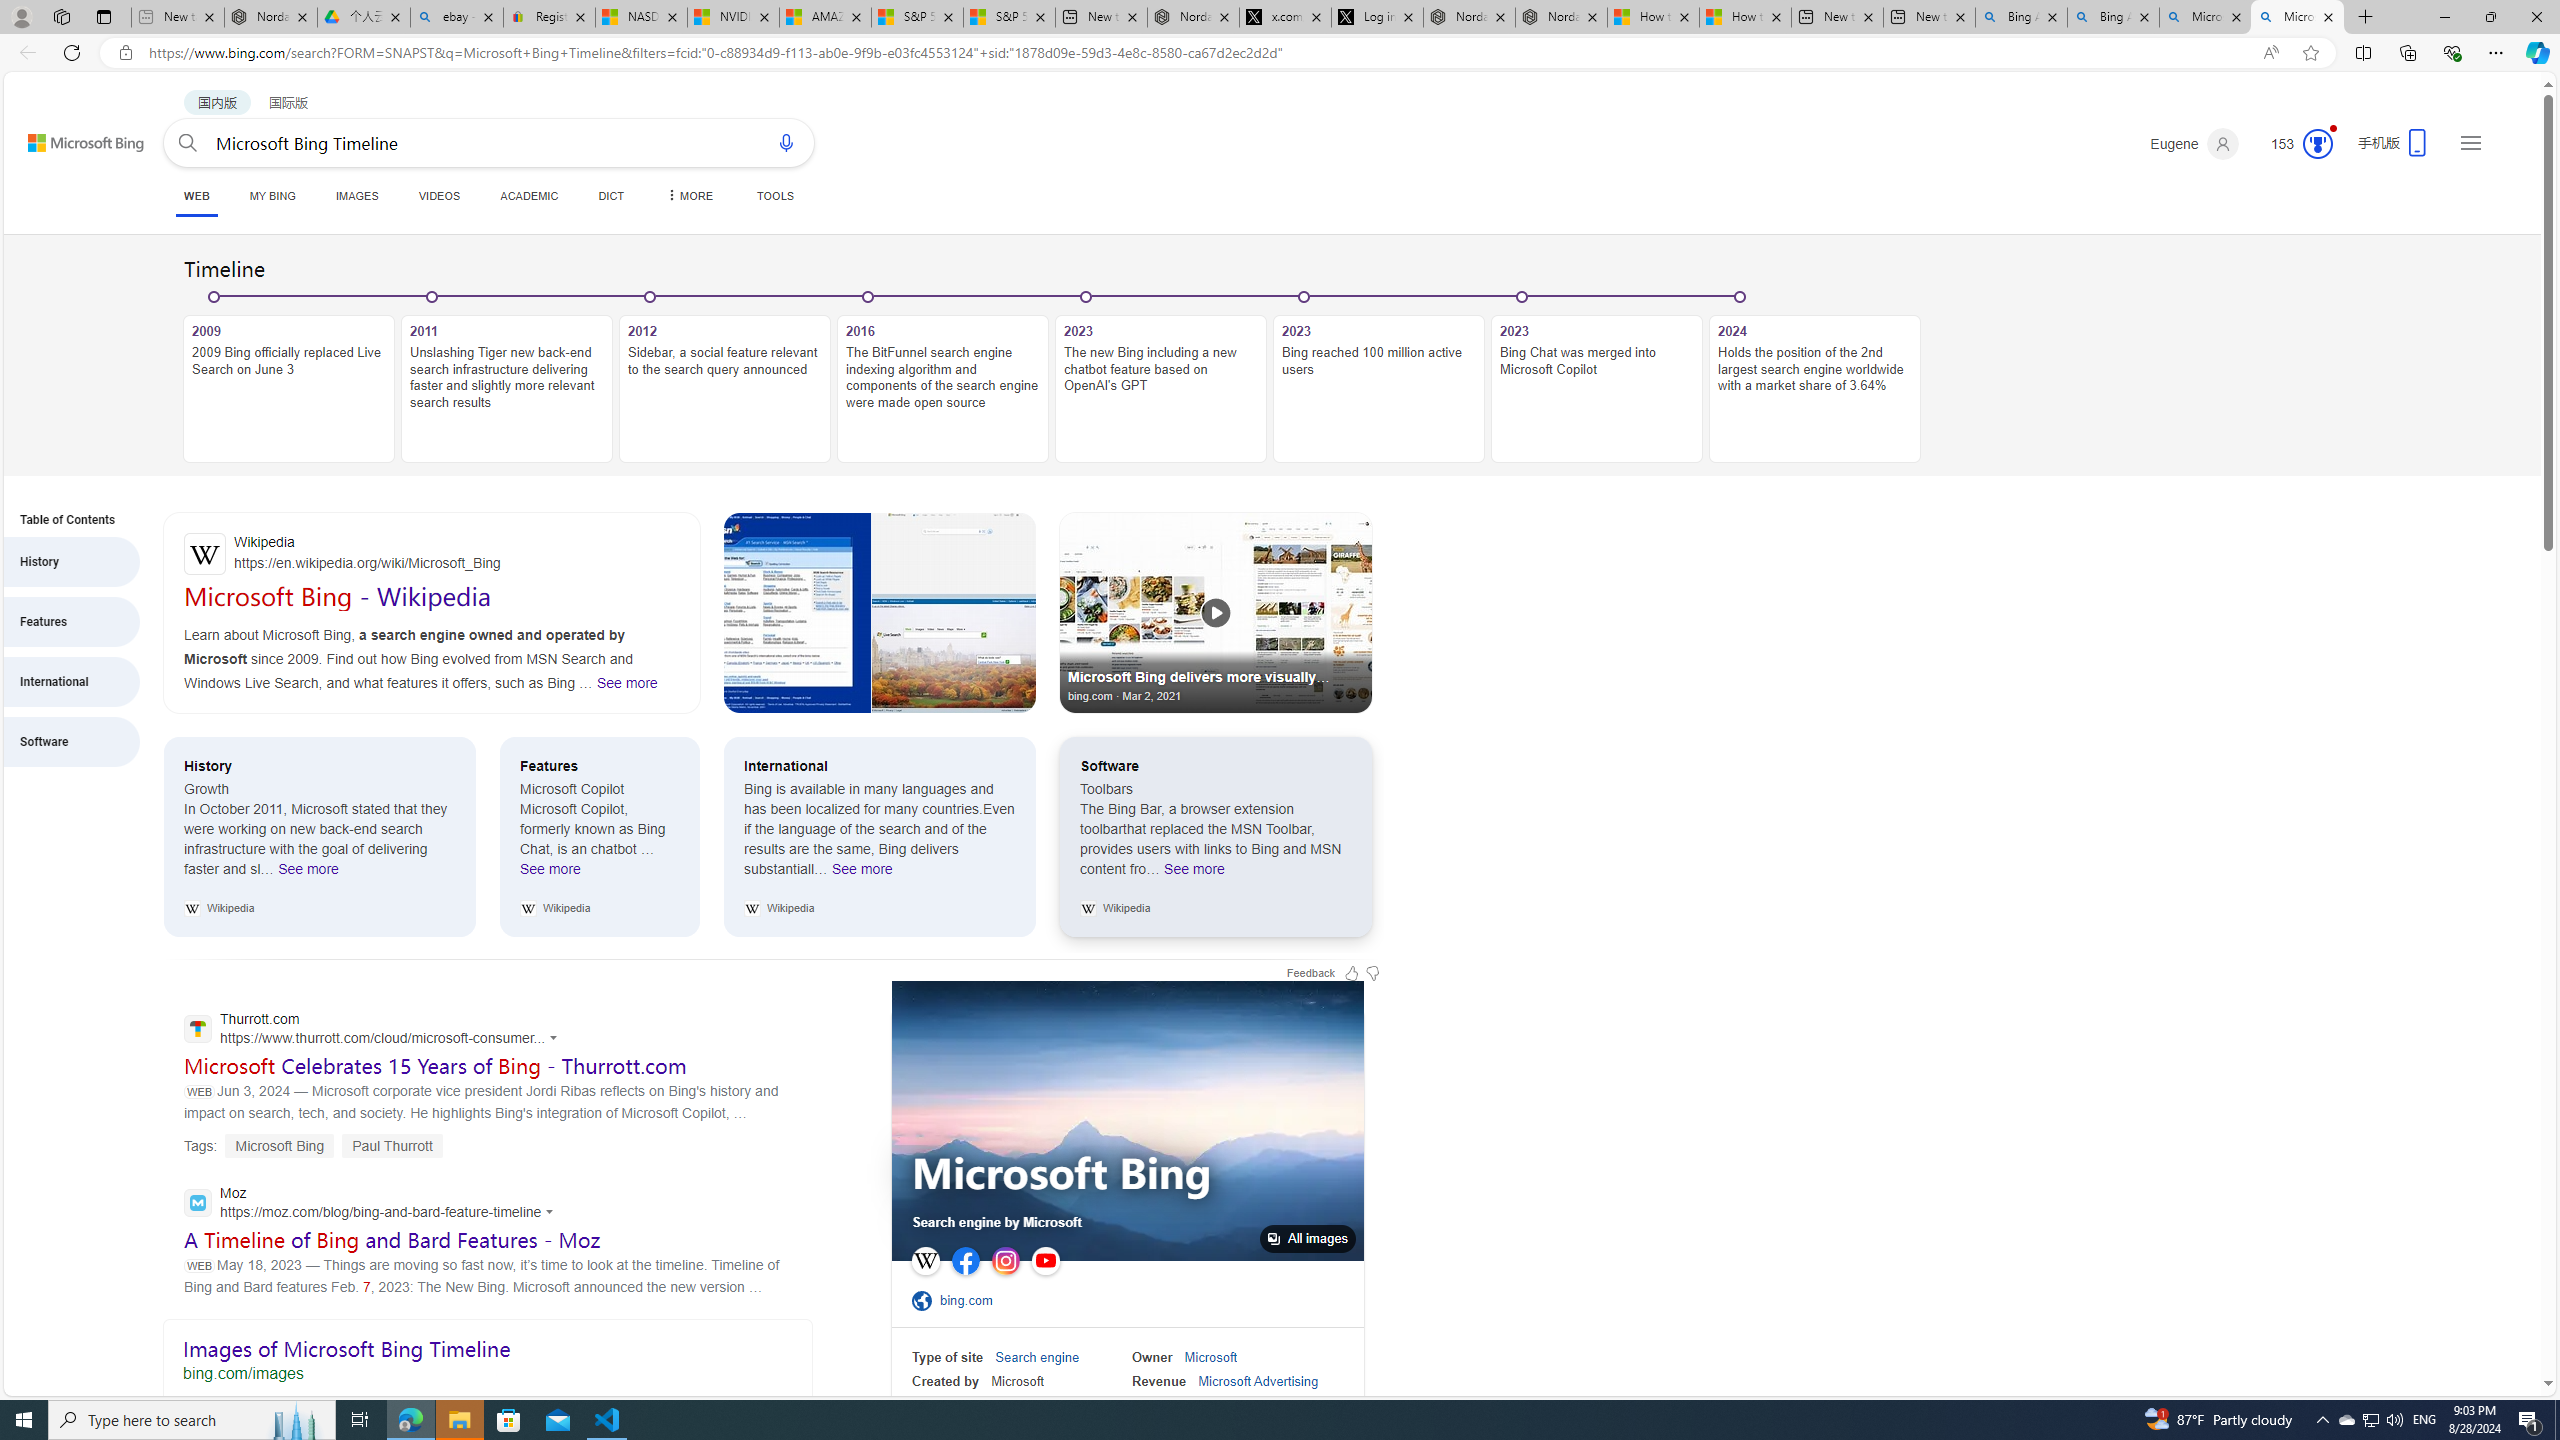 Image resolution: width=2560 pixels, height=1440 pixels. I want to click on 'MY BING', so click(272, 195).